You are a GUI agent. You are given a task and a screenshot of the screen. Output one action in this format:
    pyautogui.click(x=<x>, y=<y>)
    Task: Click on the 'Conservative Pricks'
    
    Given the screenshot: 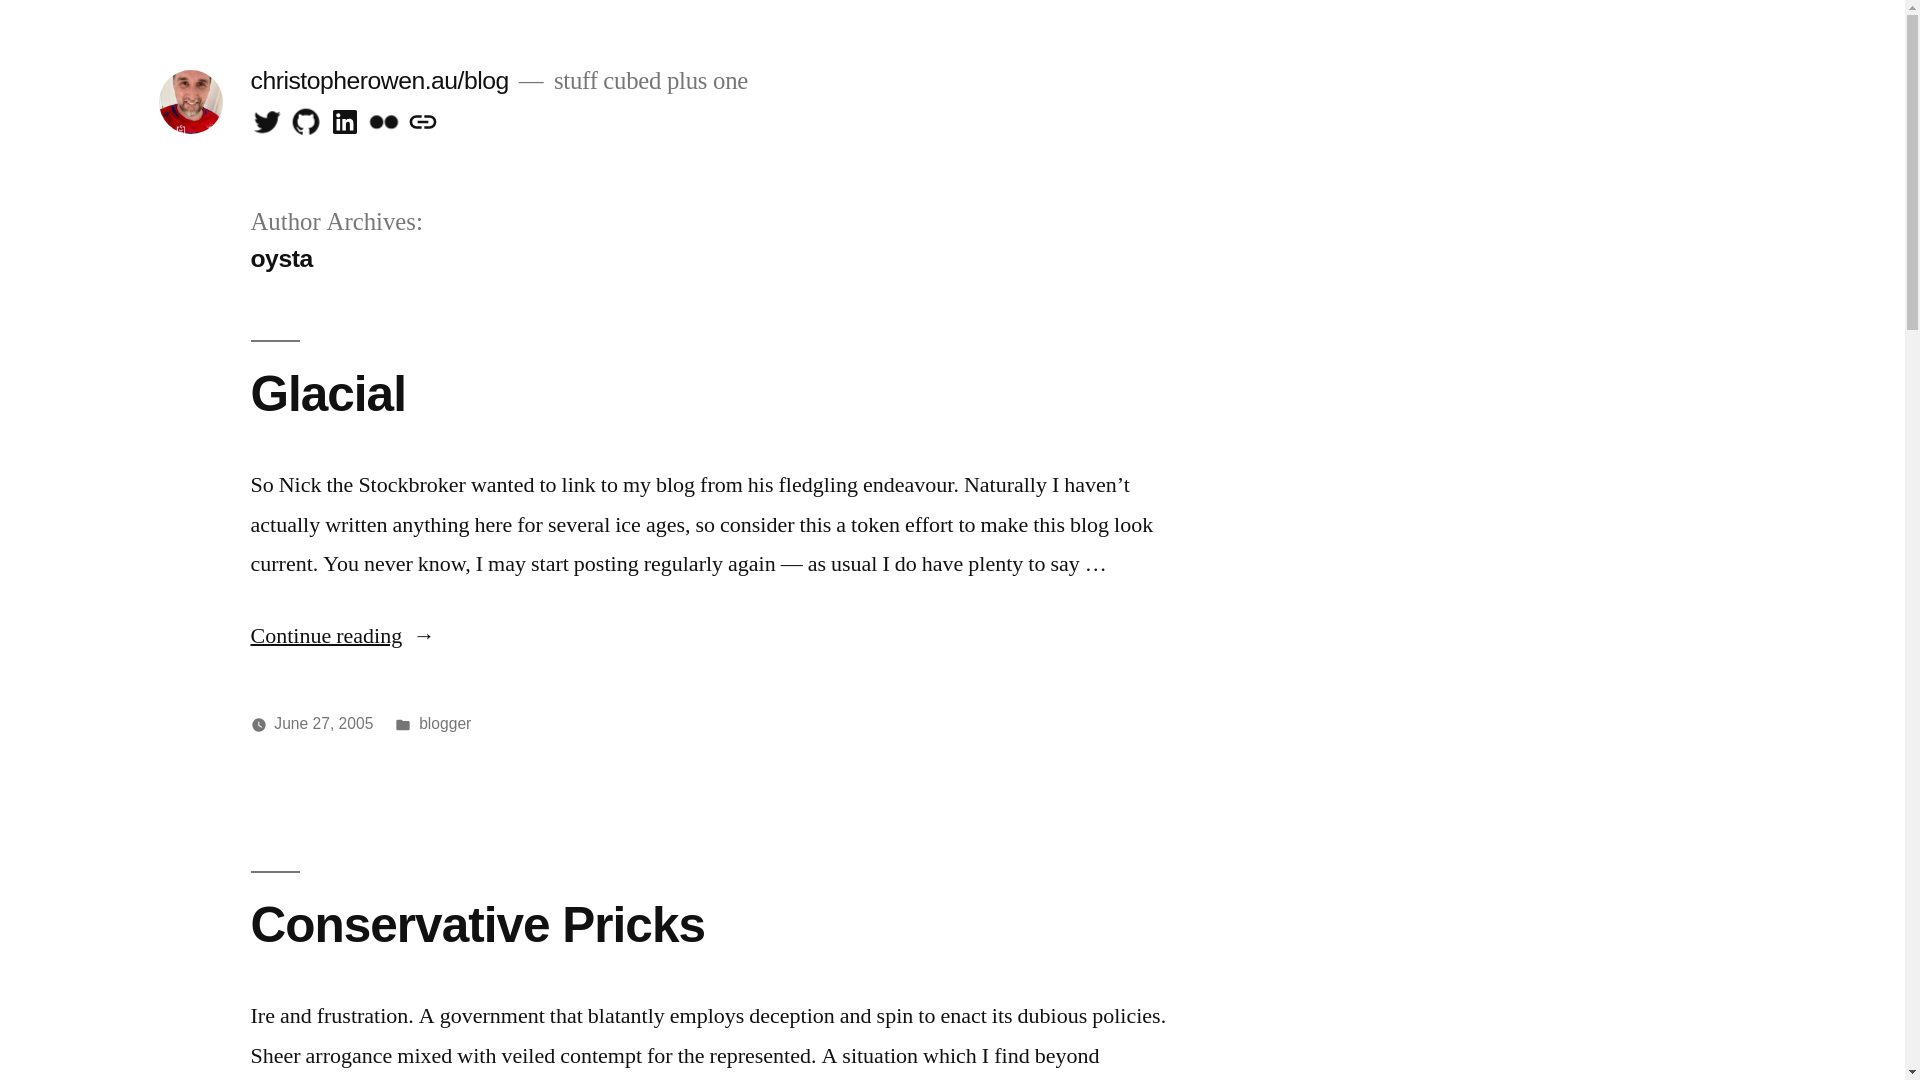 What is the action you would take?
    pyautogui.click(x=475, y=924)
    